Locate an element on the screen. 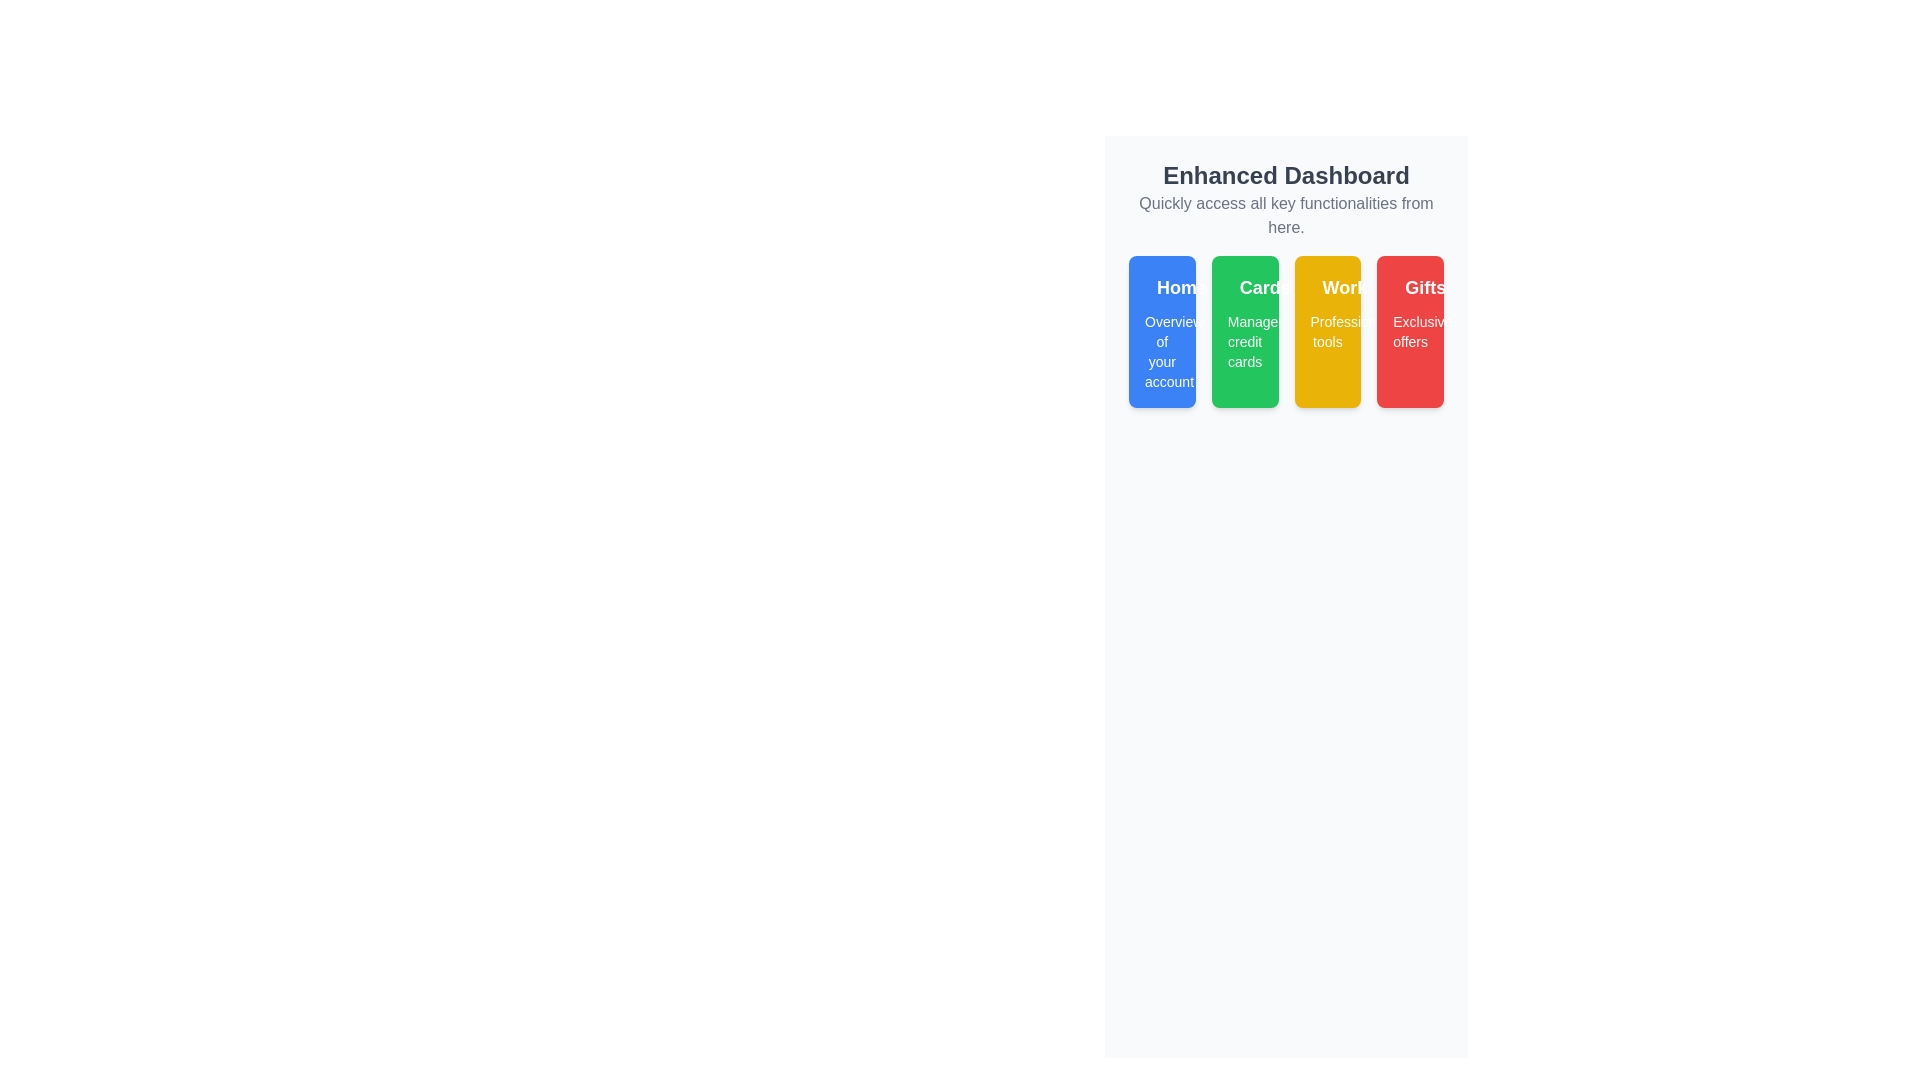 The width and height of the screenshot is (1920, 1080). internal elements of the red rectangular card labeled 'Gifts', which is the rightmost card in a row of four cards is located at coordinates (1409, 288).